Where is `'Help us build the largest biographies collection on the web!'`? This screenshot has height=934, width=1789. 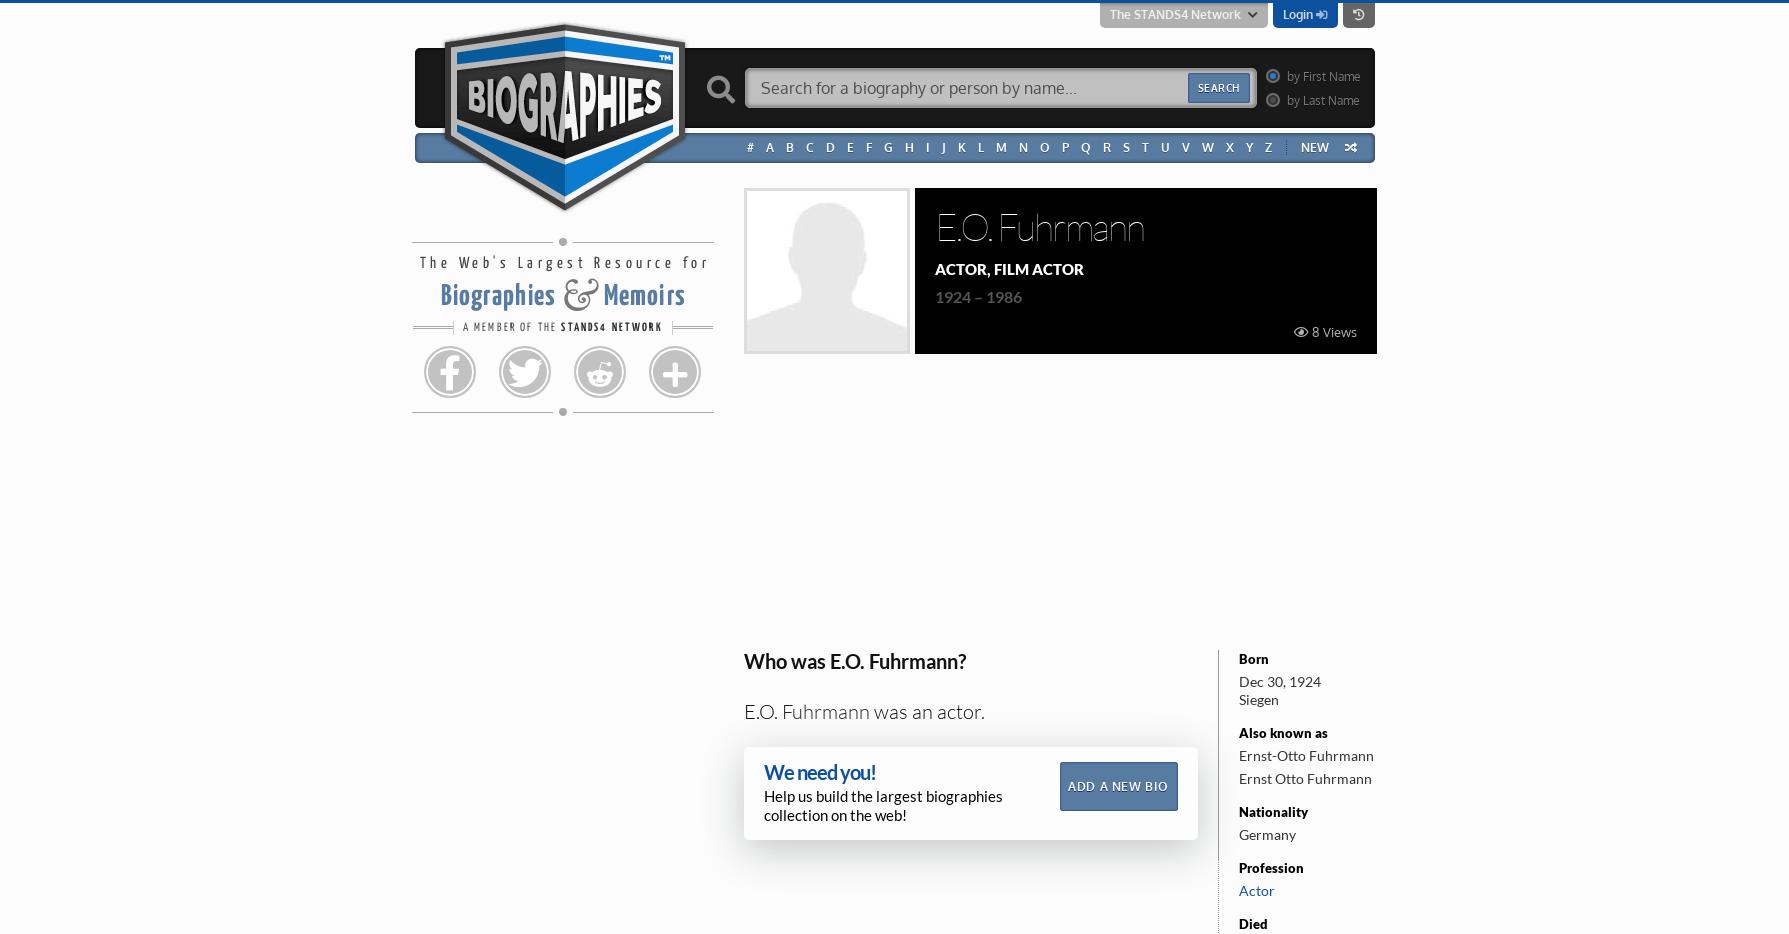
'Help us build the largest biographies collection on the web!' is located at coordinates (882, 805).